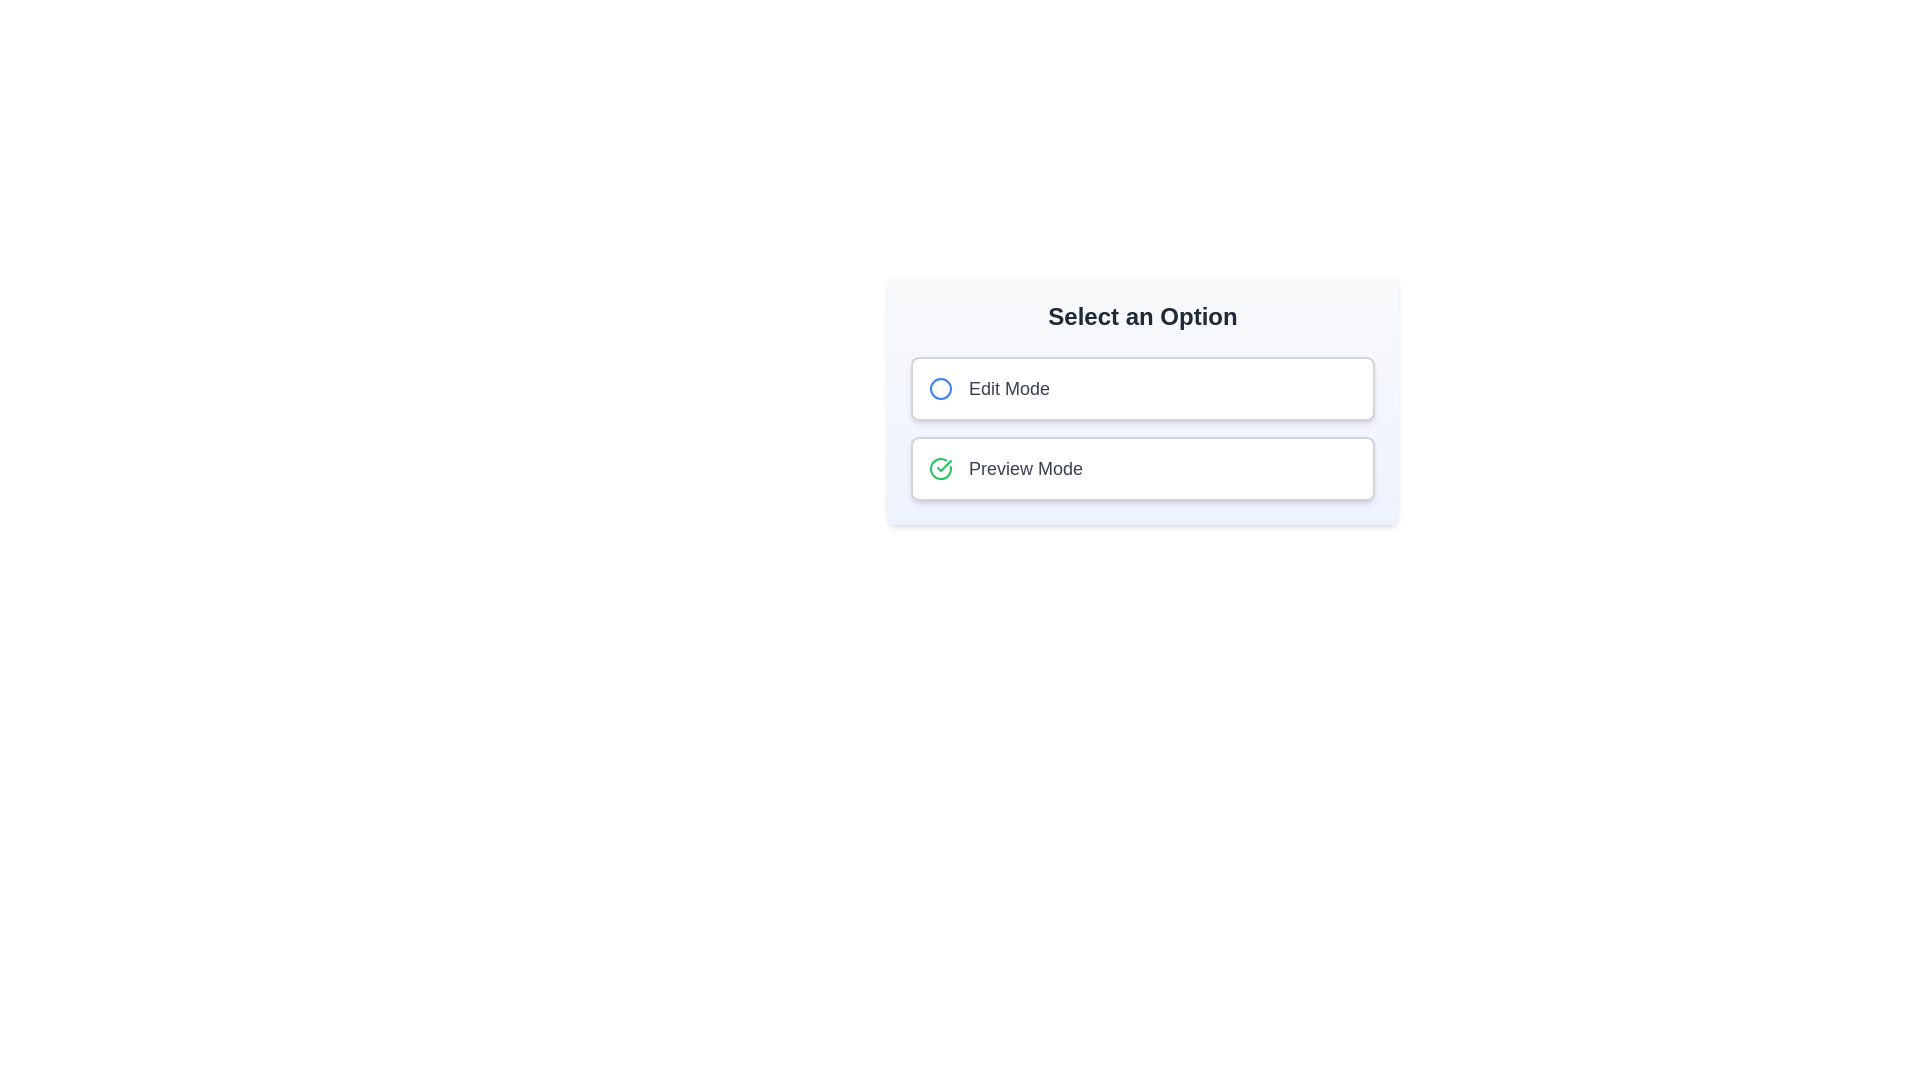 The width and height of the screenshot is (1920, 1080). Describe the element at coordinates (1009, 389) in the screenshot. I see `the label for the first selectable option in the 'Select an Option' menu, which is aligned with 'Preview Mode' and located to the right of a circular blue icon` at that location.